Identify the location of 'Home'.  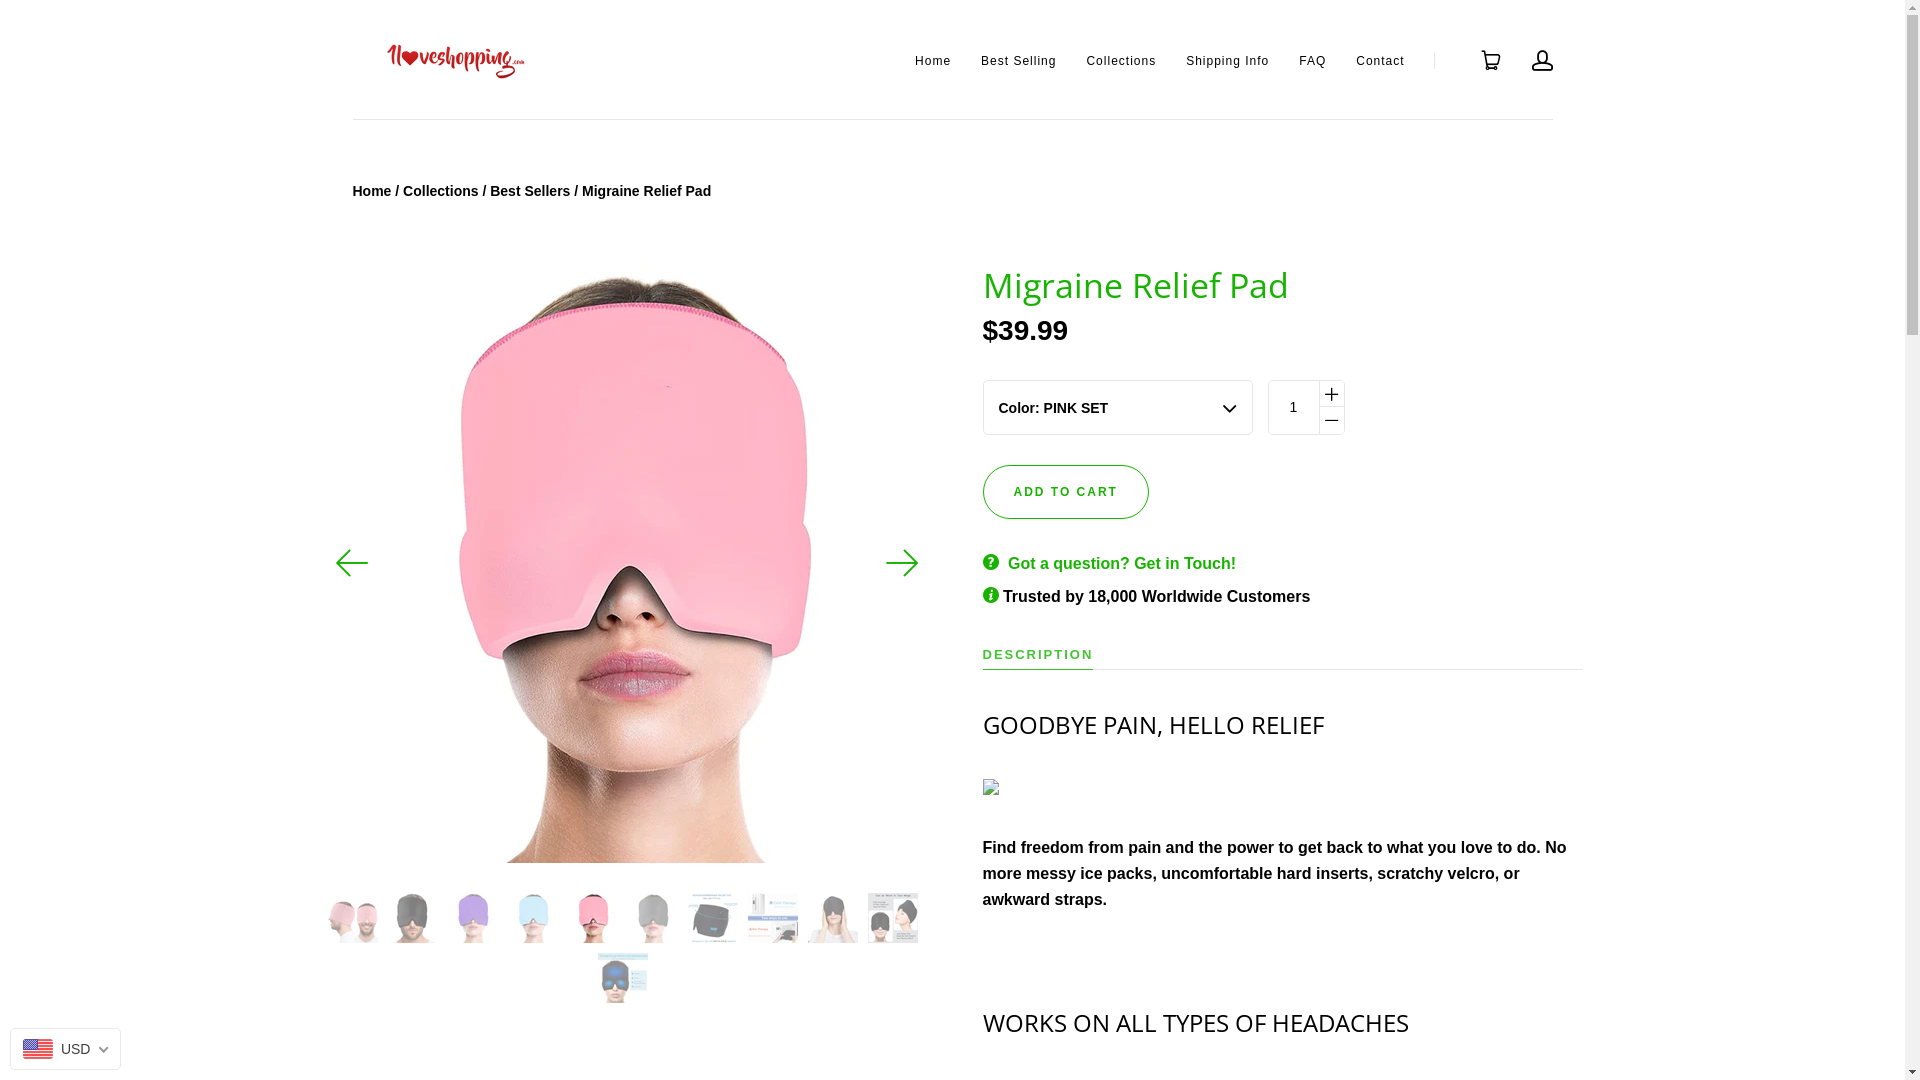
(351, 191).